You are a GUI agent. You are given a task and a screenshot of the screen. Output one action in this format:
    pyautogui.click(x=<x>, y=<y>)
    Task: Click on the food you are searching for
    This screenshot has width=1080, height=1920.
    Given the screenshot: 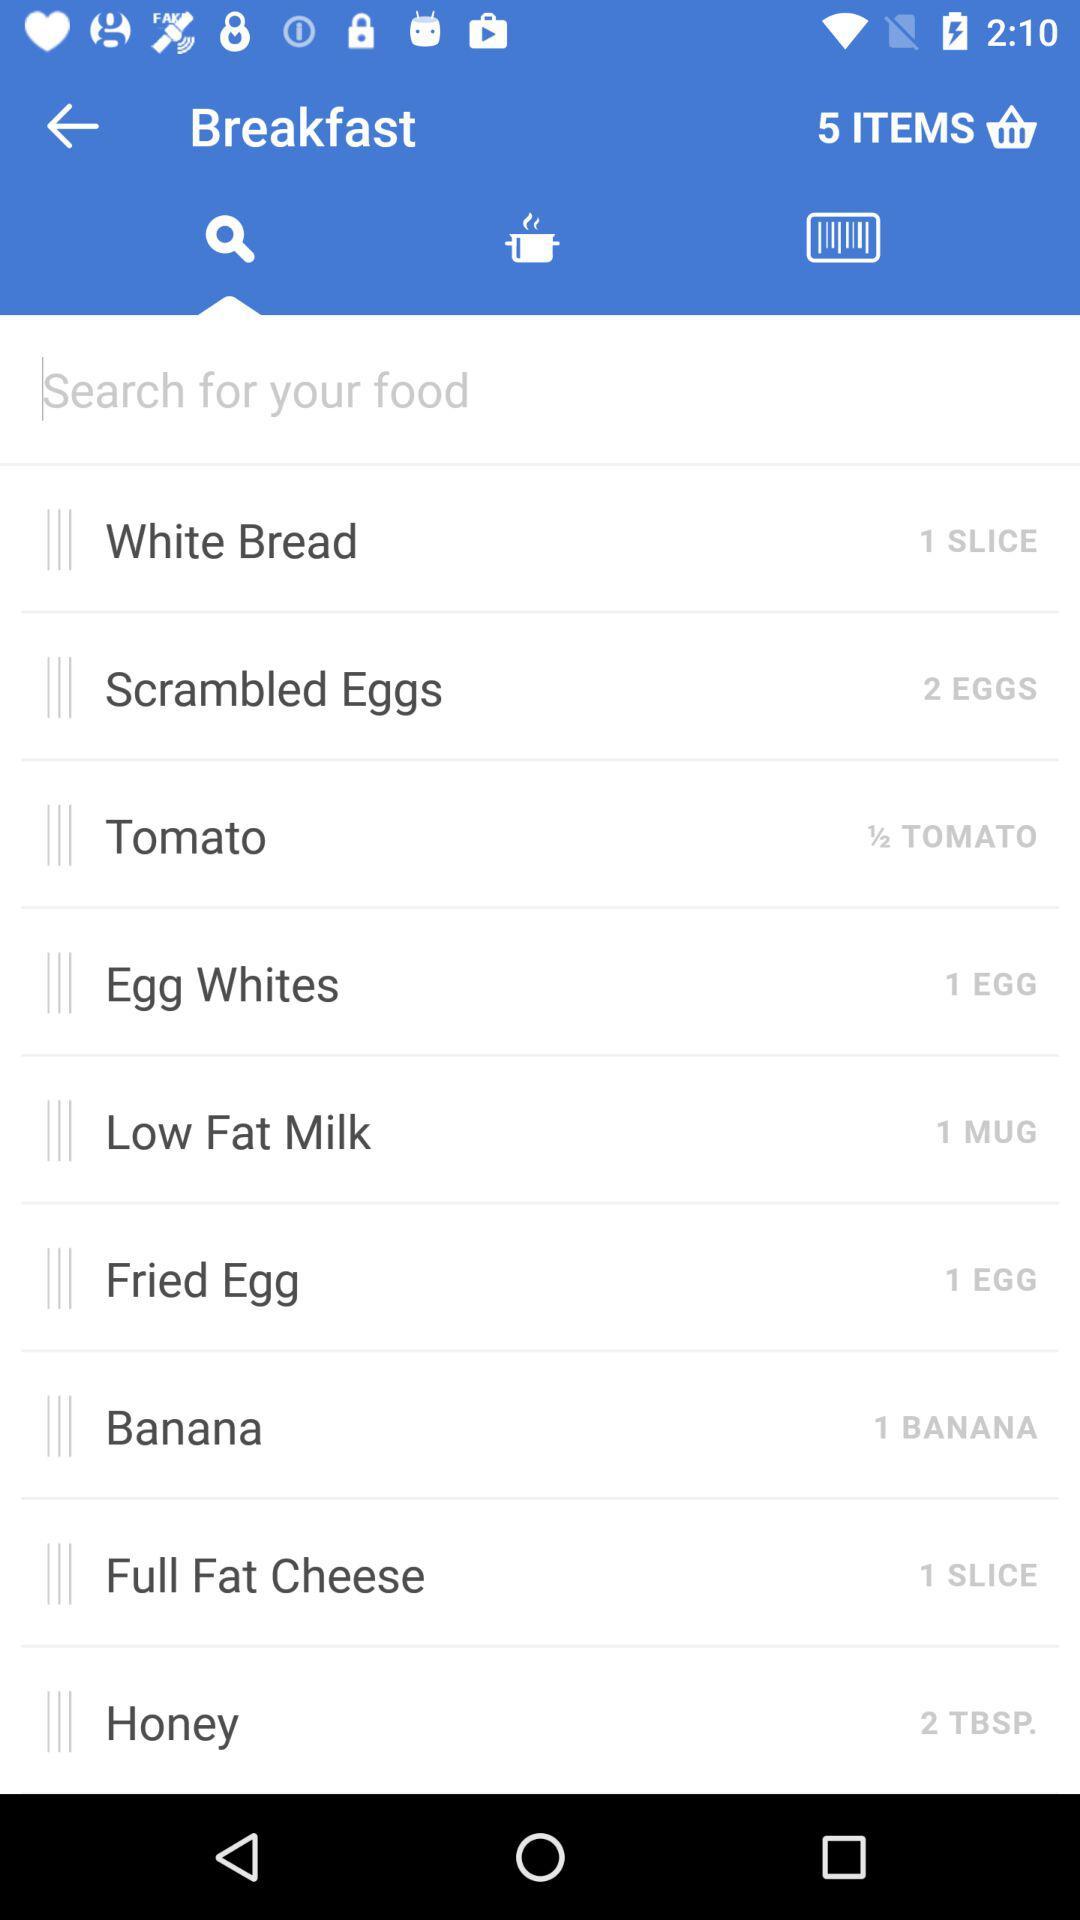 What is the action you would take?
    pyautogui.click(x=540, y=388)
    